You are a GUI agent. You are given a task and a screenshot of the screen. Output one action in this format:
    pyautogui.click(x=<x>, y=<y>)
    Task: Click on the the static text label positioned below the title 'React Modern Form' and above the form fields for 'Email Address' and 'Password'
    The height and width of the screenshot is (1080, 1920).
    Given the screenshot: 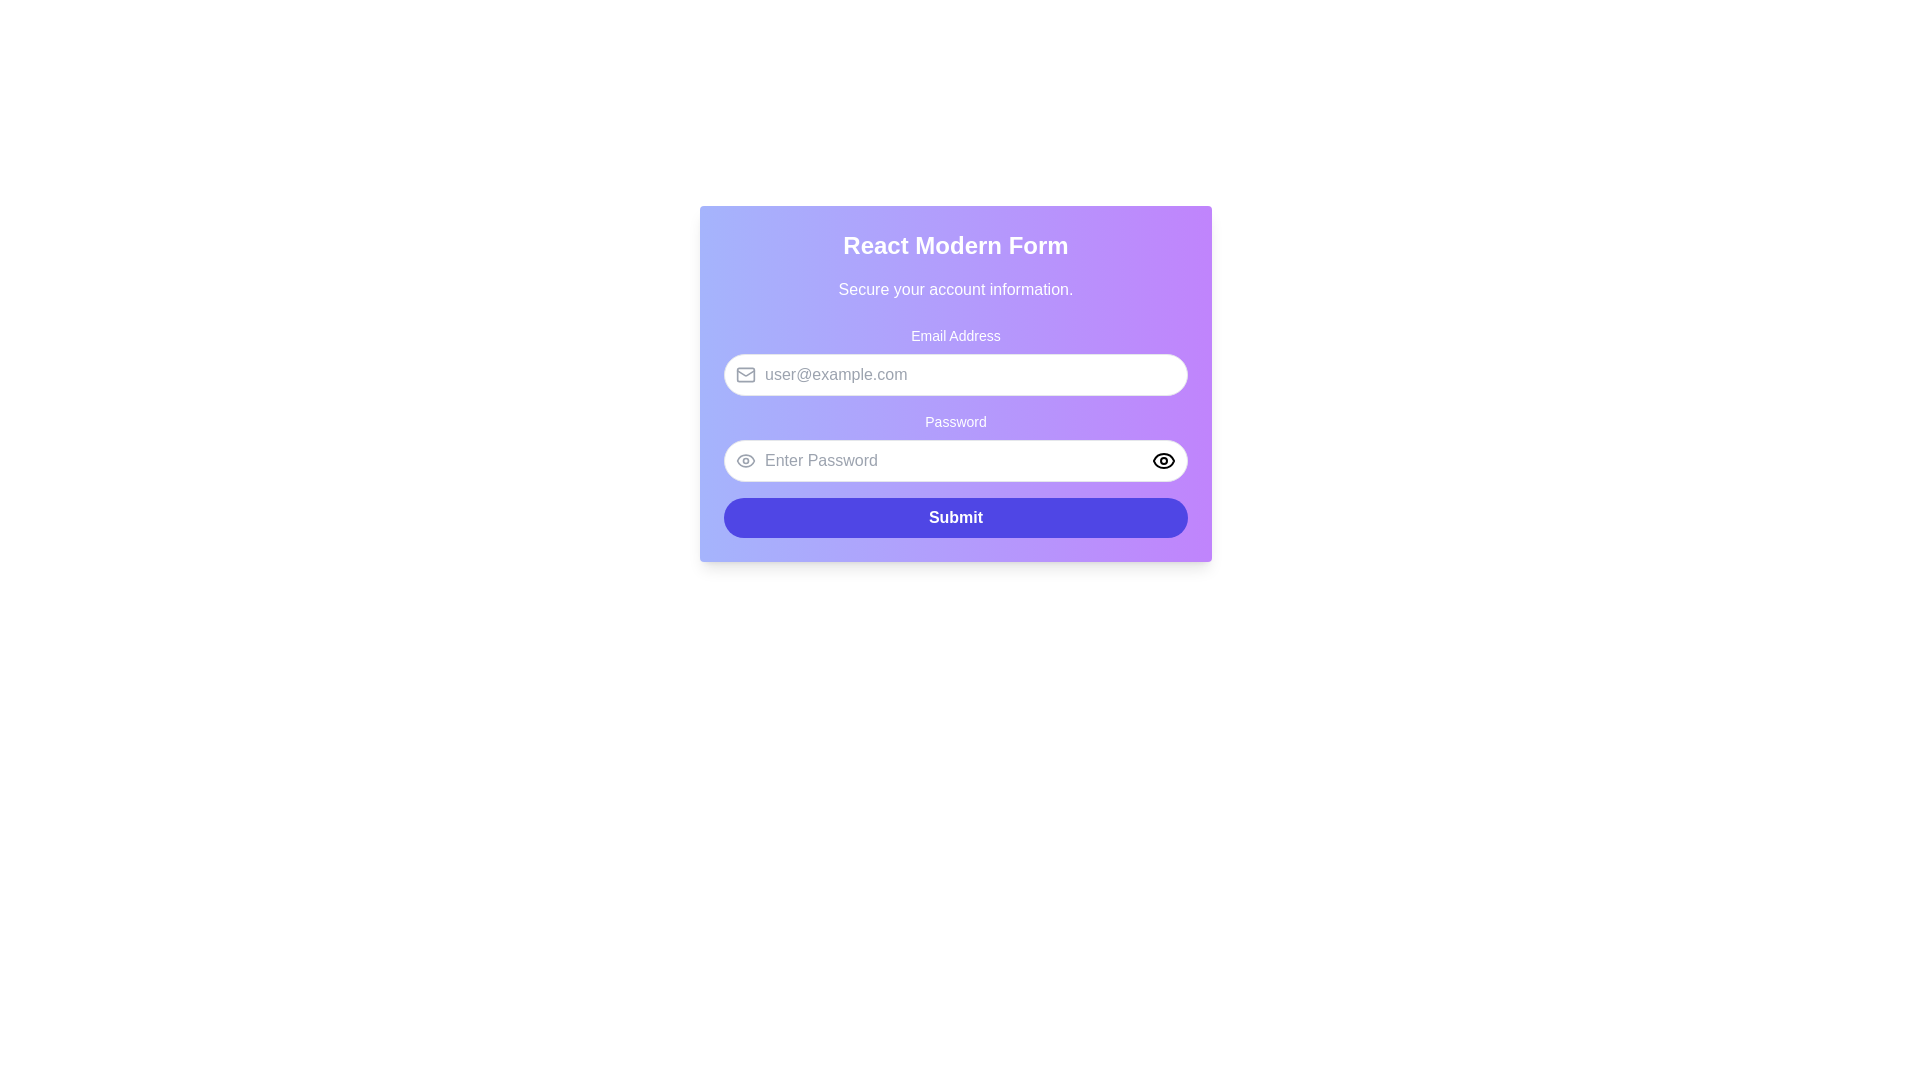 What is the action you would take?
    pyautogui.click(x=954, y=289)
    